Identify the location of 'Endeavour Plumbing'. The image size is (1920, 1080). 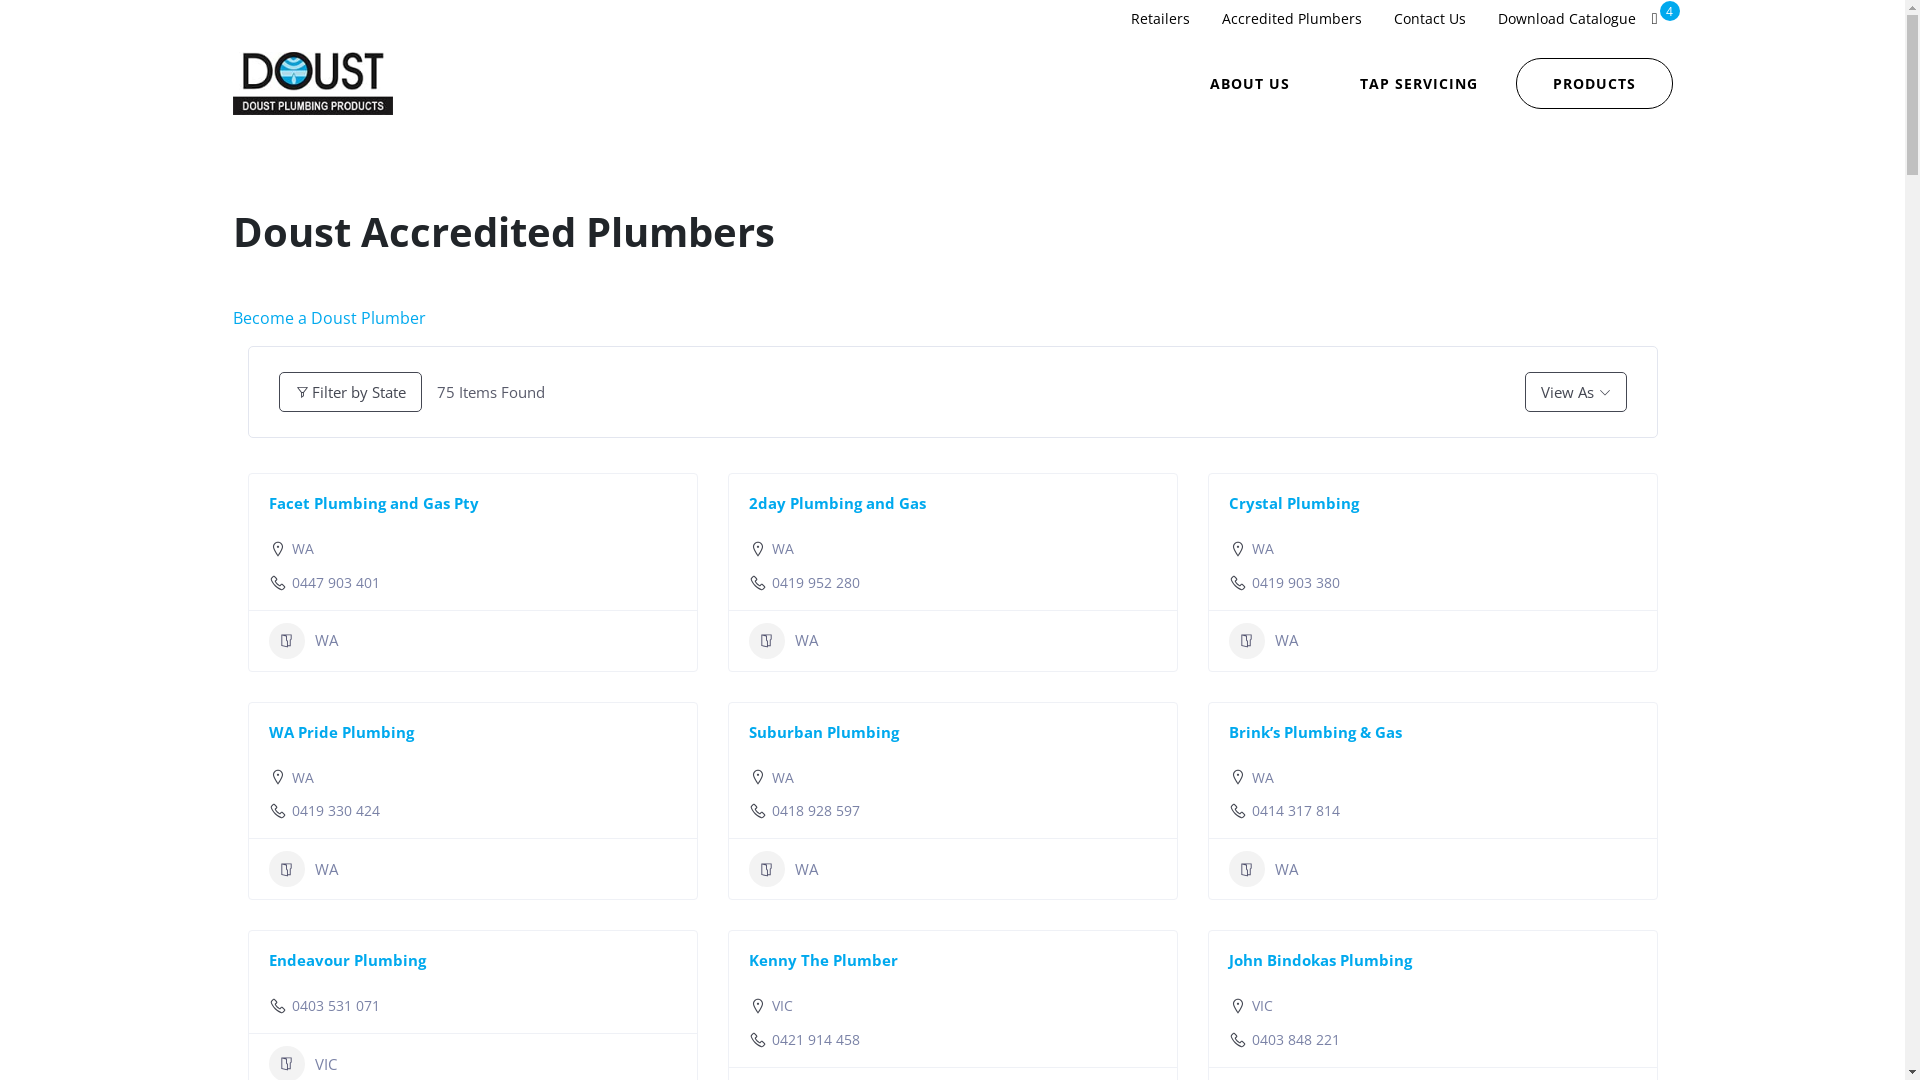
(346, 959).